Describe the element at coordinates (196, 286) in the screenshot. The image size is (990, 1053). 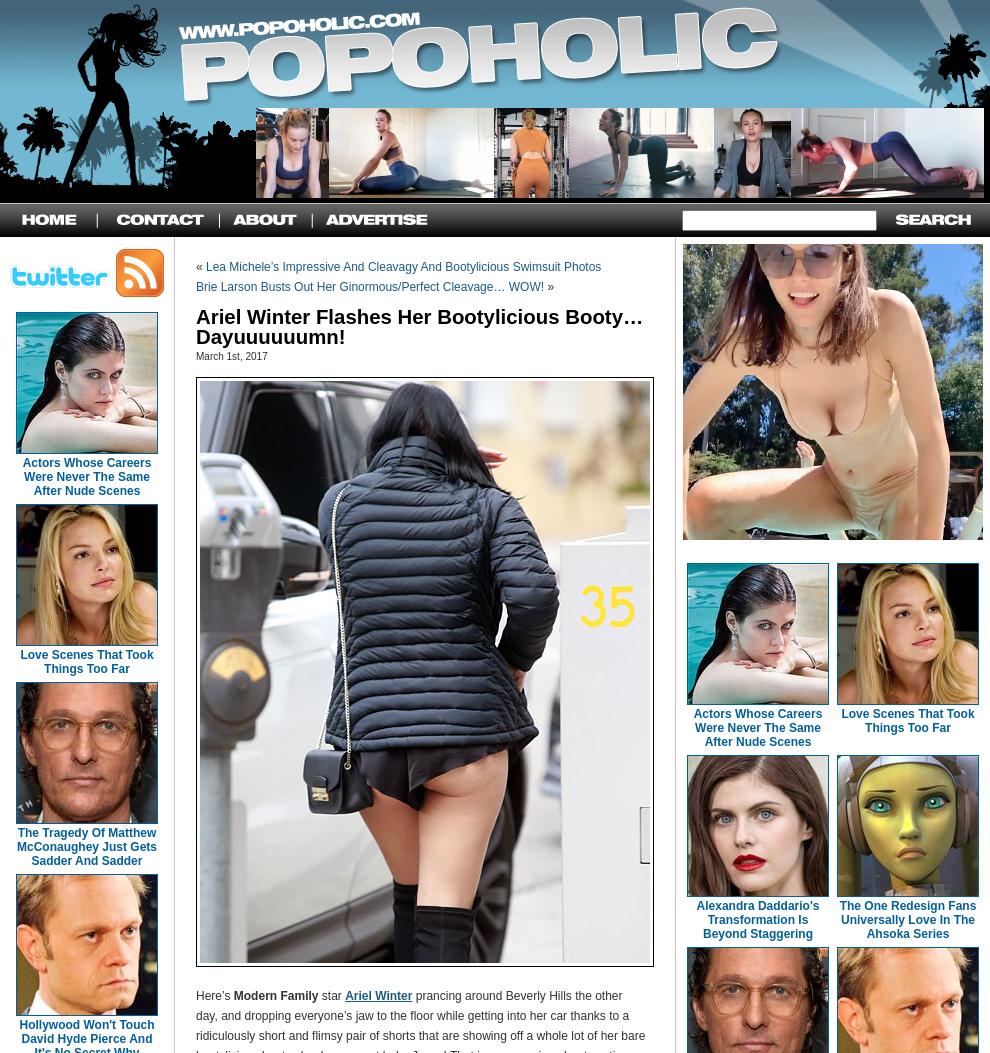
I see `'Brie Larson Busts Out Her Ginormous/Perfect Cleavage… WOW!'` at that location.